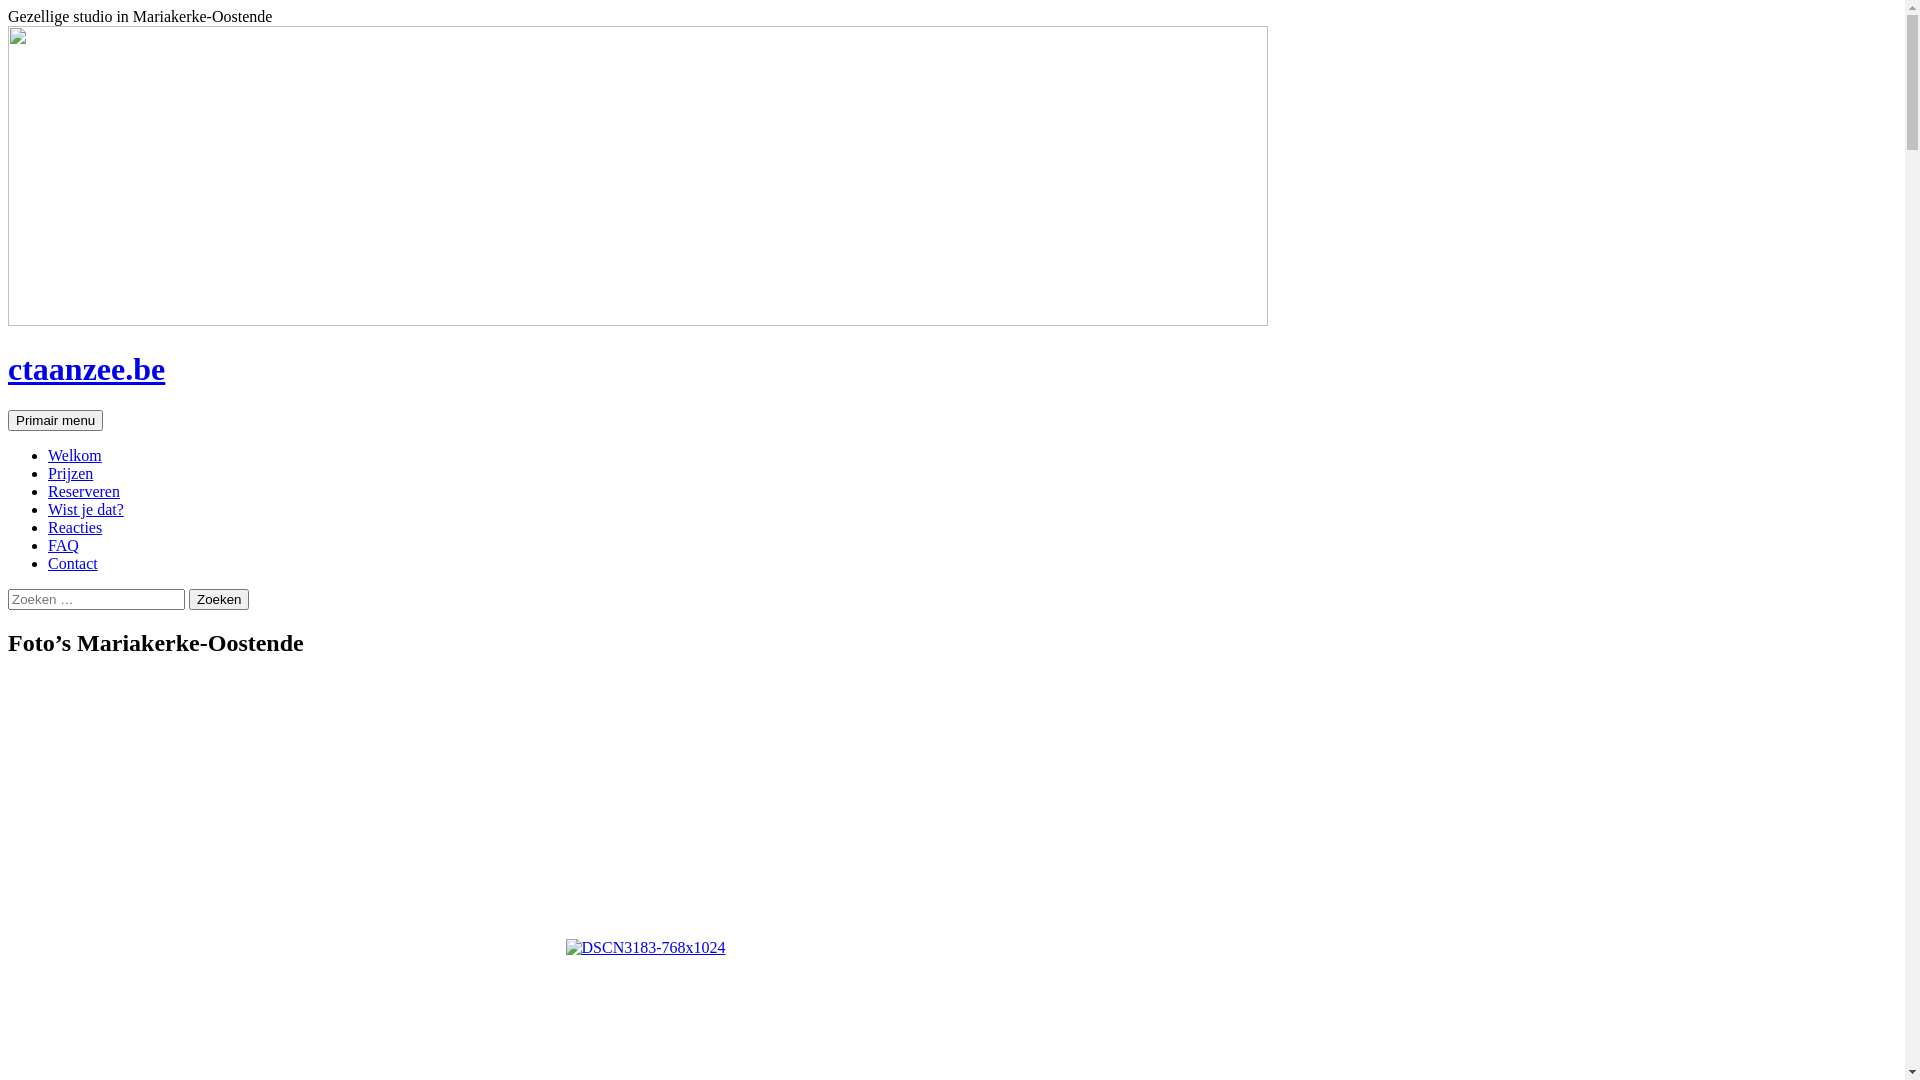  Describe the element at coordinates (8, 419) in the screenshot. I see `'Primair menu'` at that location.